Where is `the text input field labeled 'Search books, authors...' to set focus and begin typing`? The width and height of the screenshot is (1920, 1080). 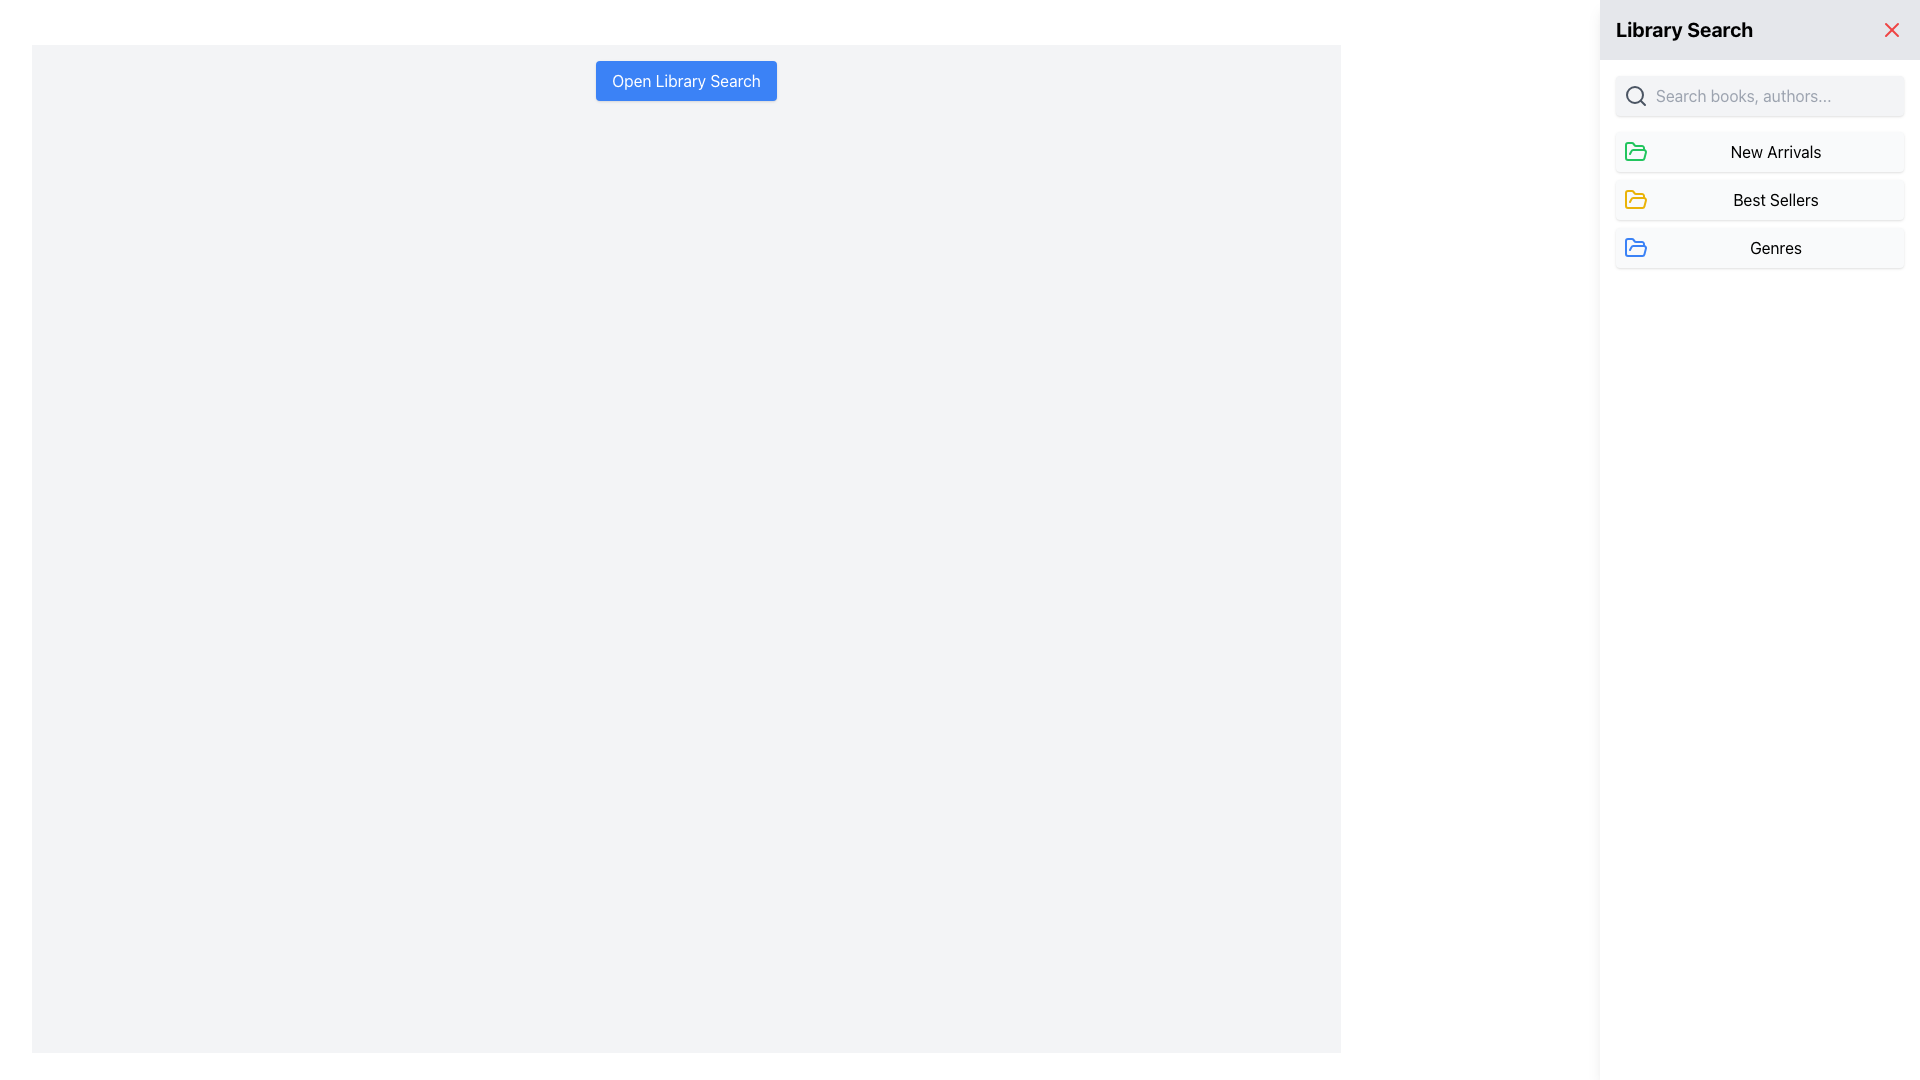 the text input field labeled 'Search books, authors...' to set focus and begin typing is located at coordinates (1776, 96).